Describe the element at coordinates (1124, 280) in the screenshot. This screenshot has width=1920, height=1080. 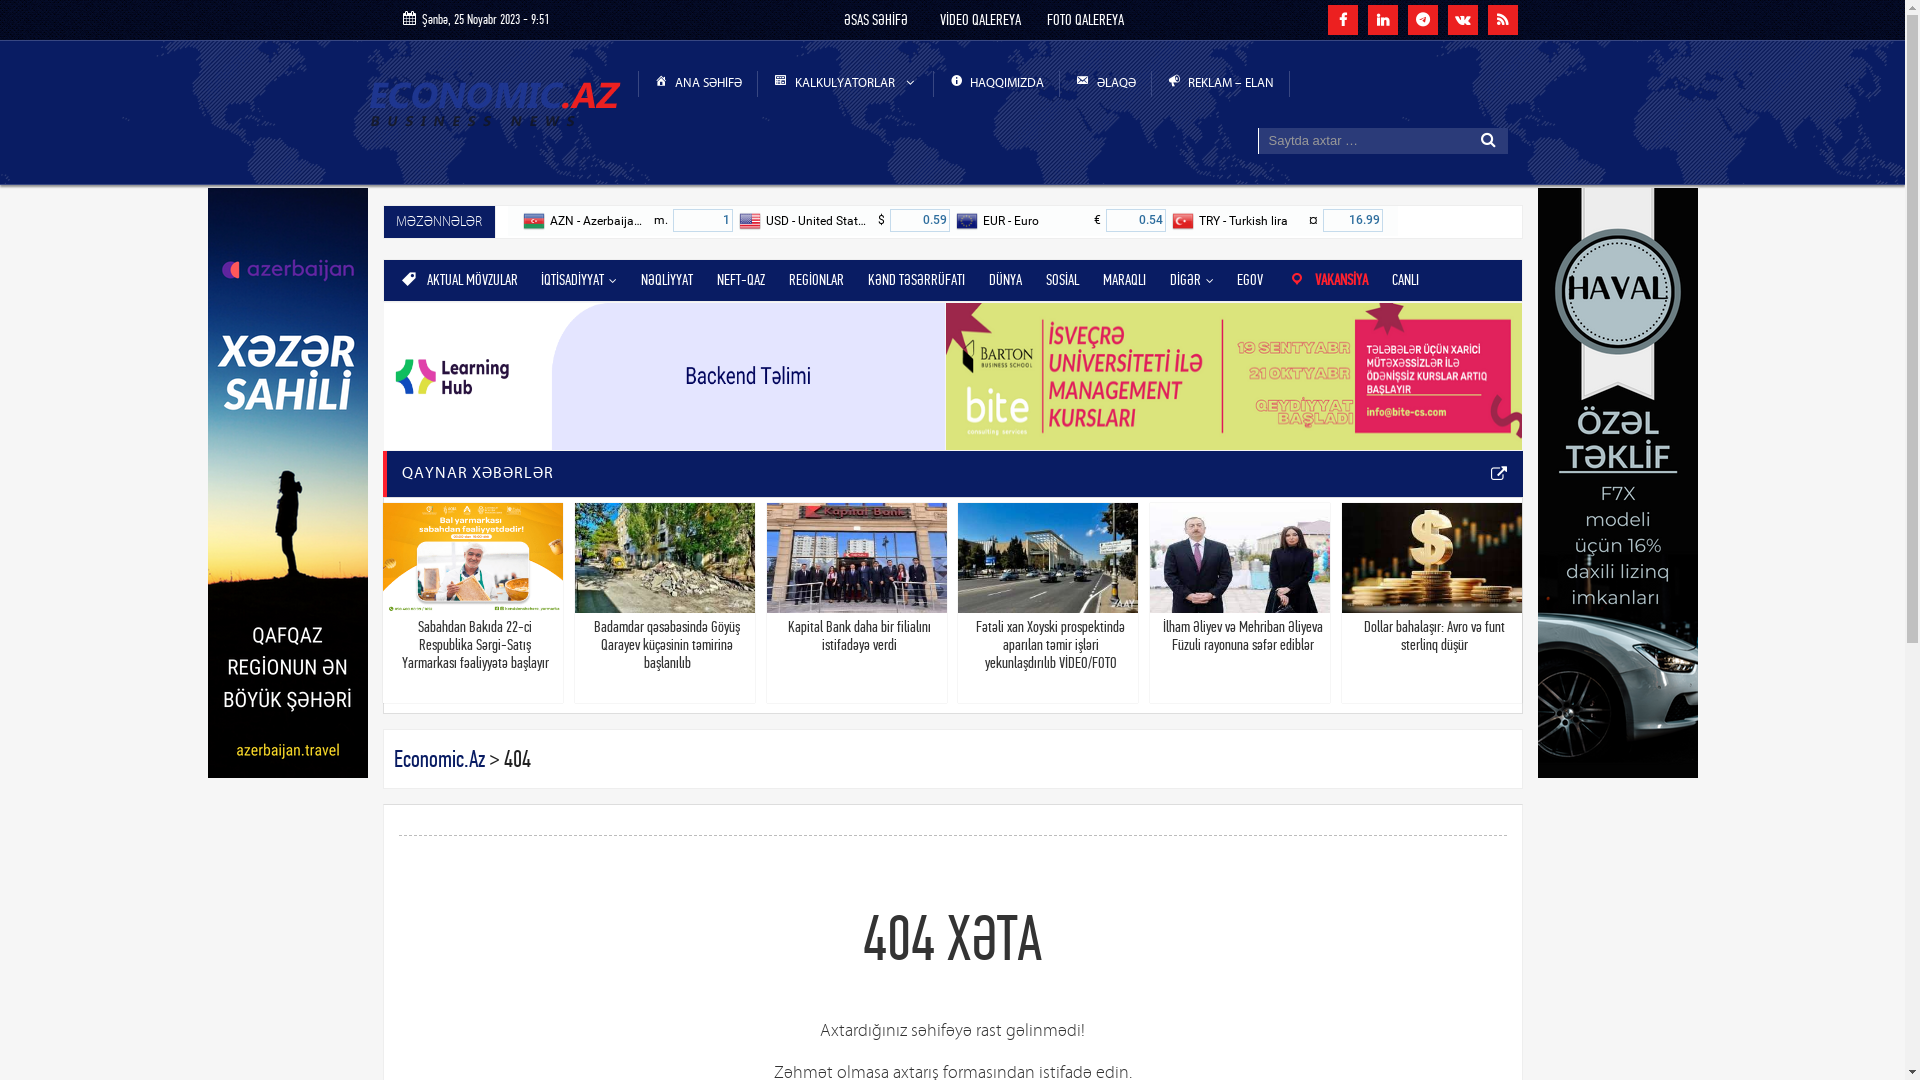
I see `'MARAQLI'` at that location.